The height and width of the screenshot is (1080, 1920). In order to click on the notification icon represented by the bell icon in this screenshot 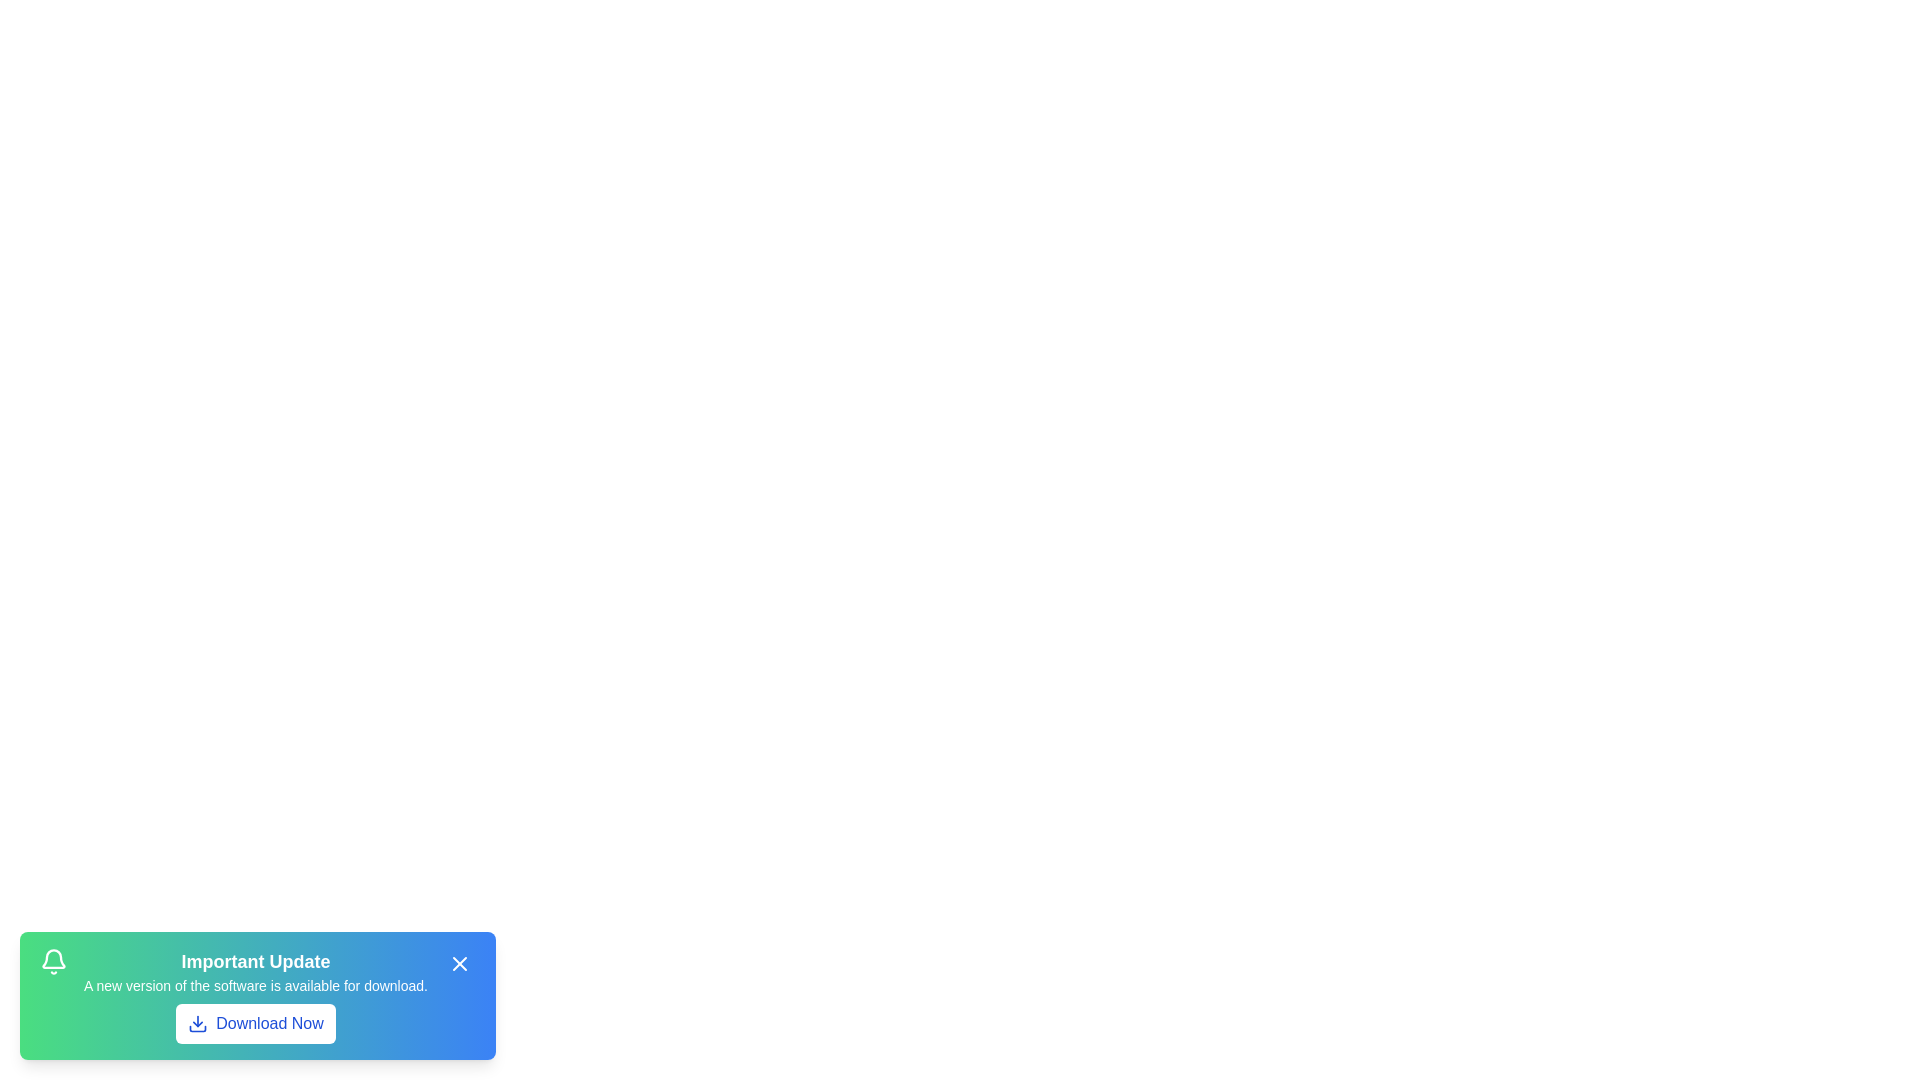, I will do `click(53, 960)`.